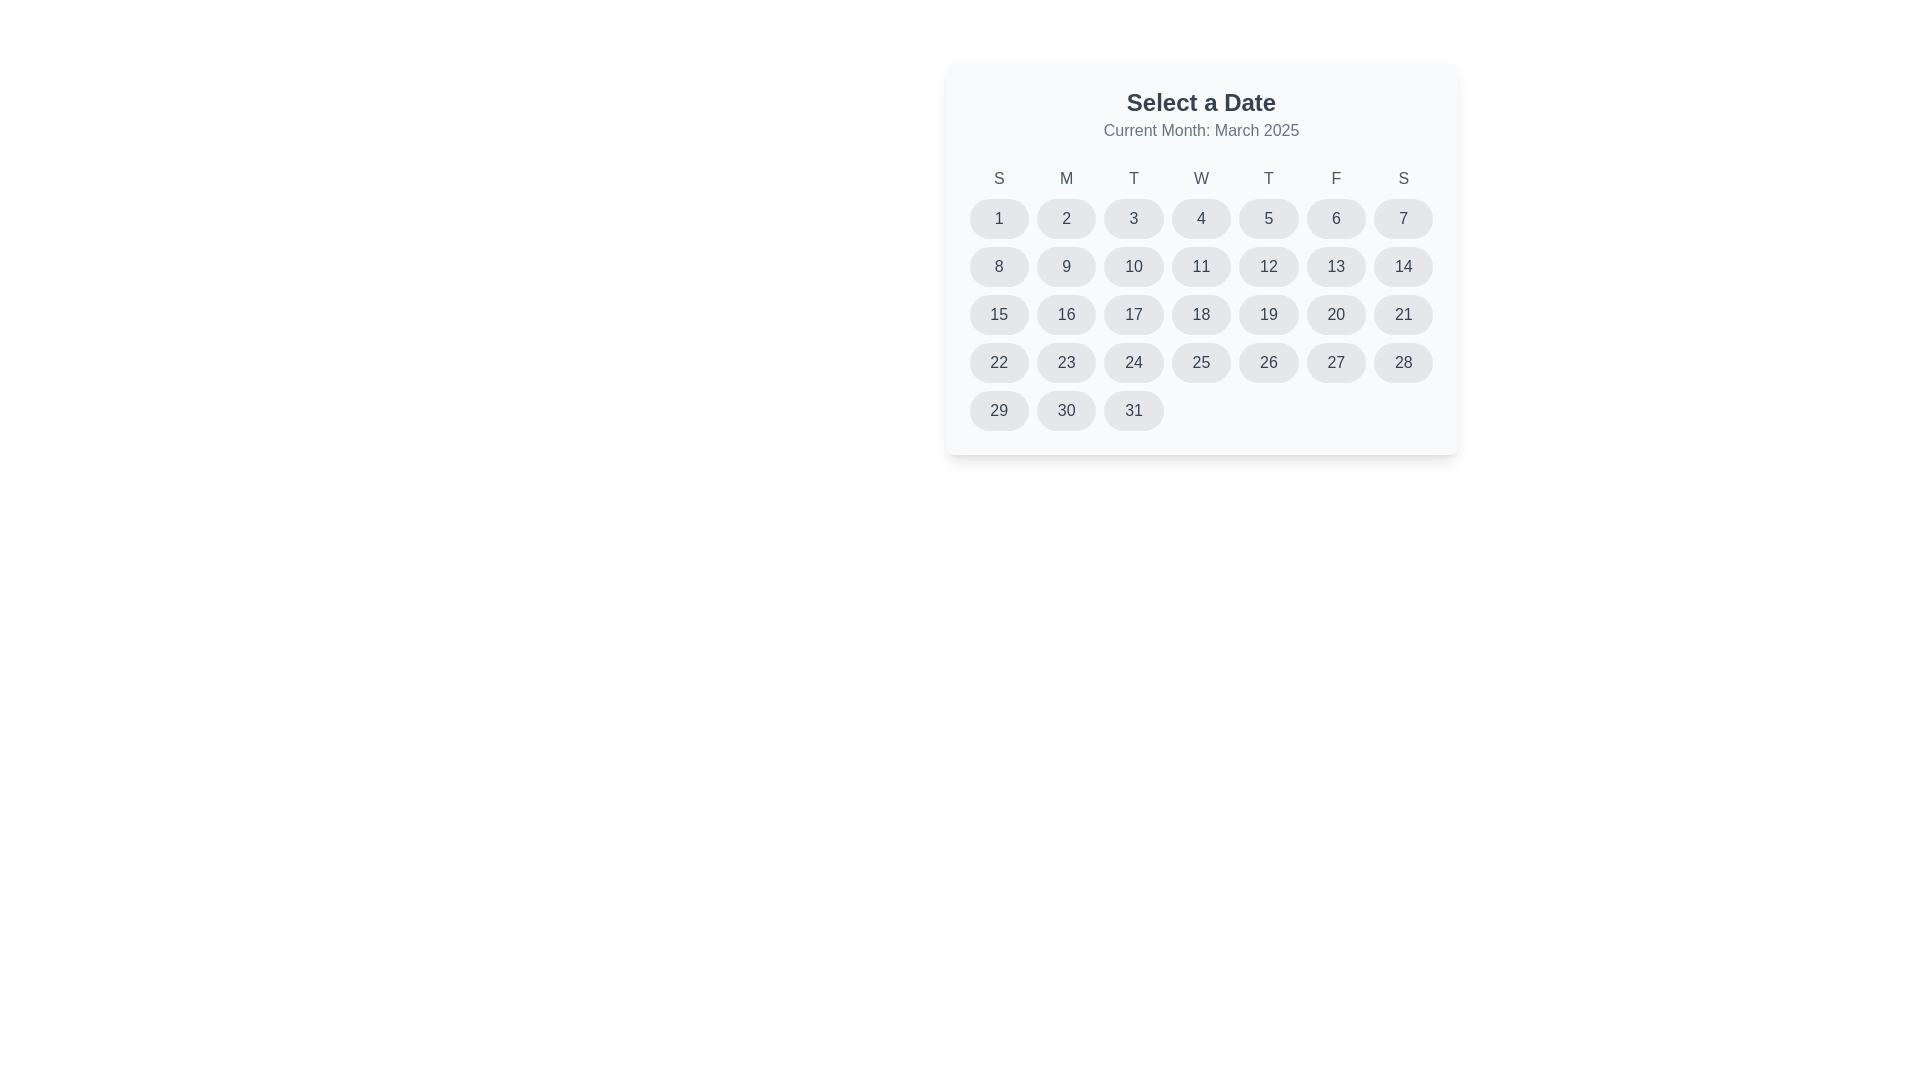  I want to click on the text heading element displaying 'Select a Date', which is prominently styled in dark gray on a light background, located at the top of the calendar interface, so click(1200, 103).